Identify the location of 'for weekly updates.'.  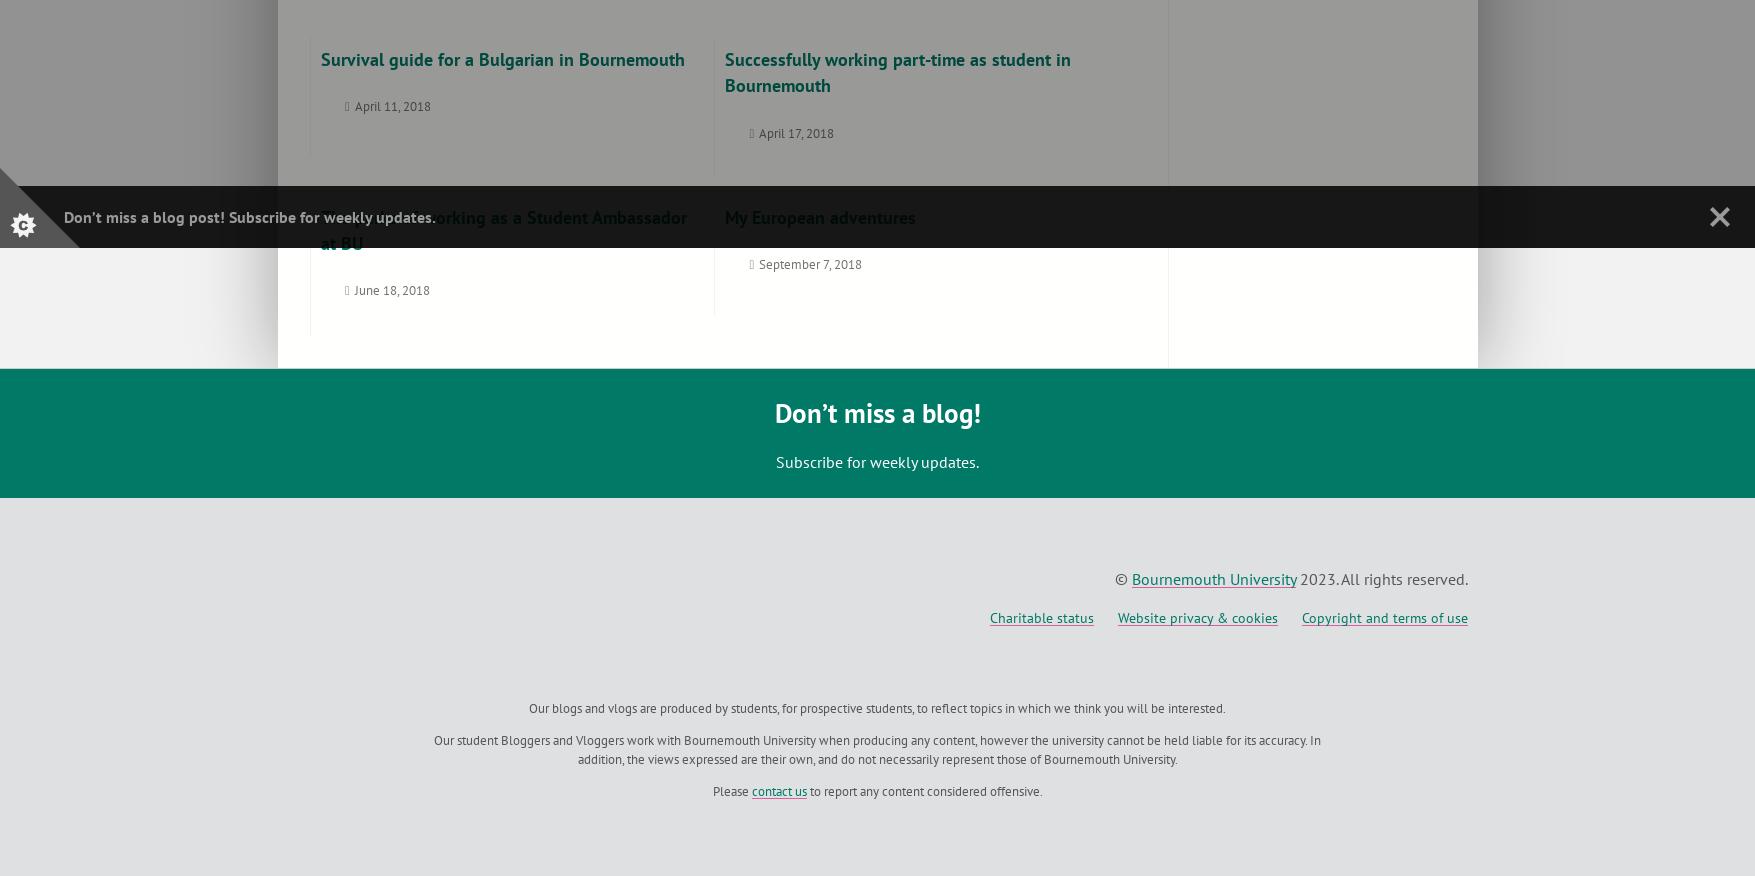
(364, 216).